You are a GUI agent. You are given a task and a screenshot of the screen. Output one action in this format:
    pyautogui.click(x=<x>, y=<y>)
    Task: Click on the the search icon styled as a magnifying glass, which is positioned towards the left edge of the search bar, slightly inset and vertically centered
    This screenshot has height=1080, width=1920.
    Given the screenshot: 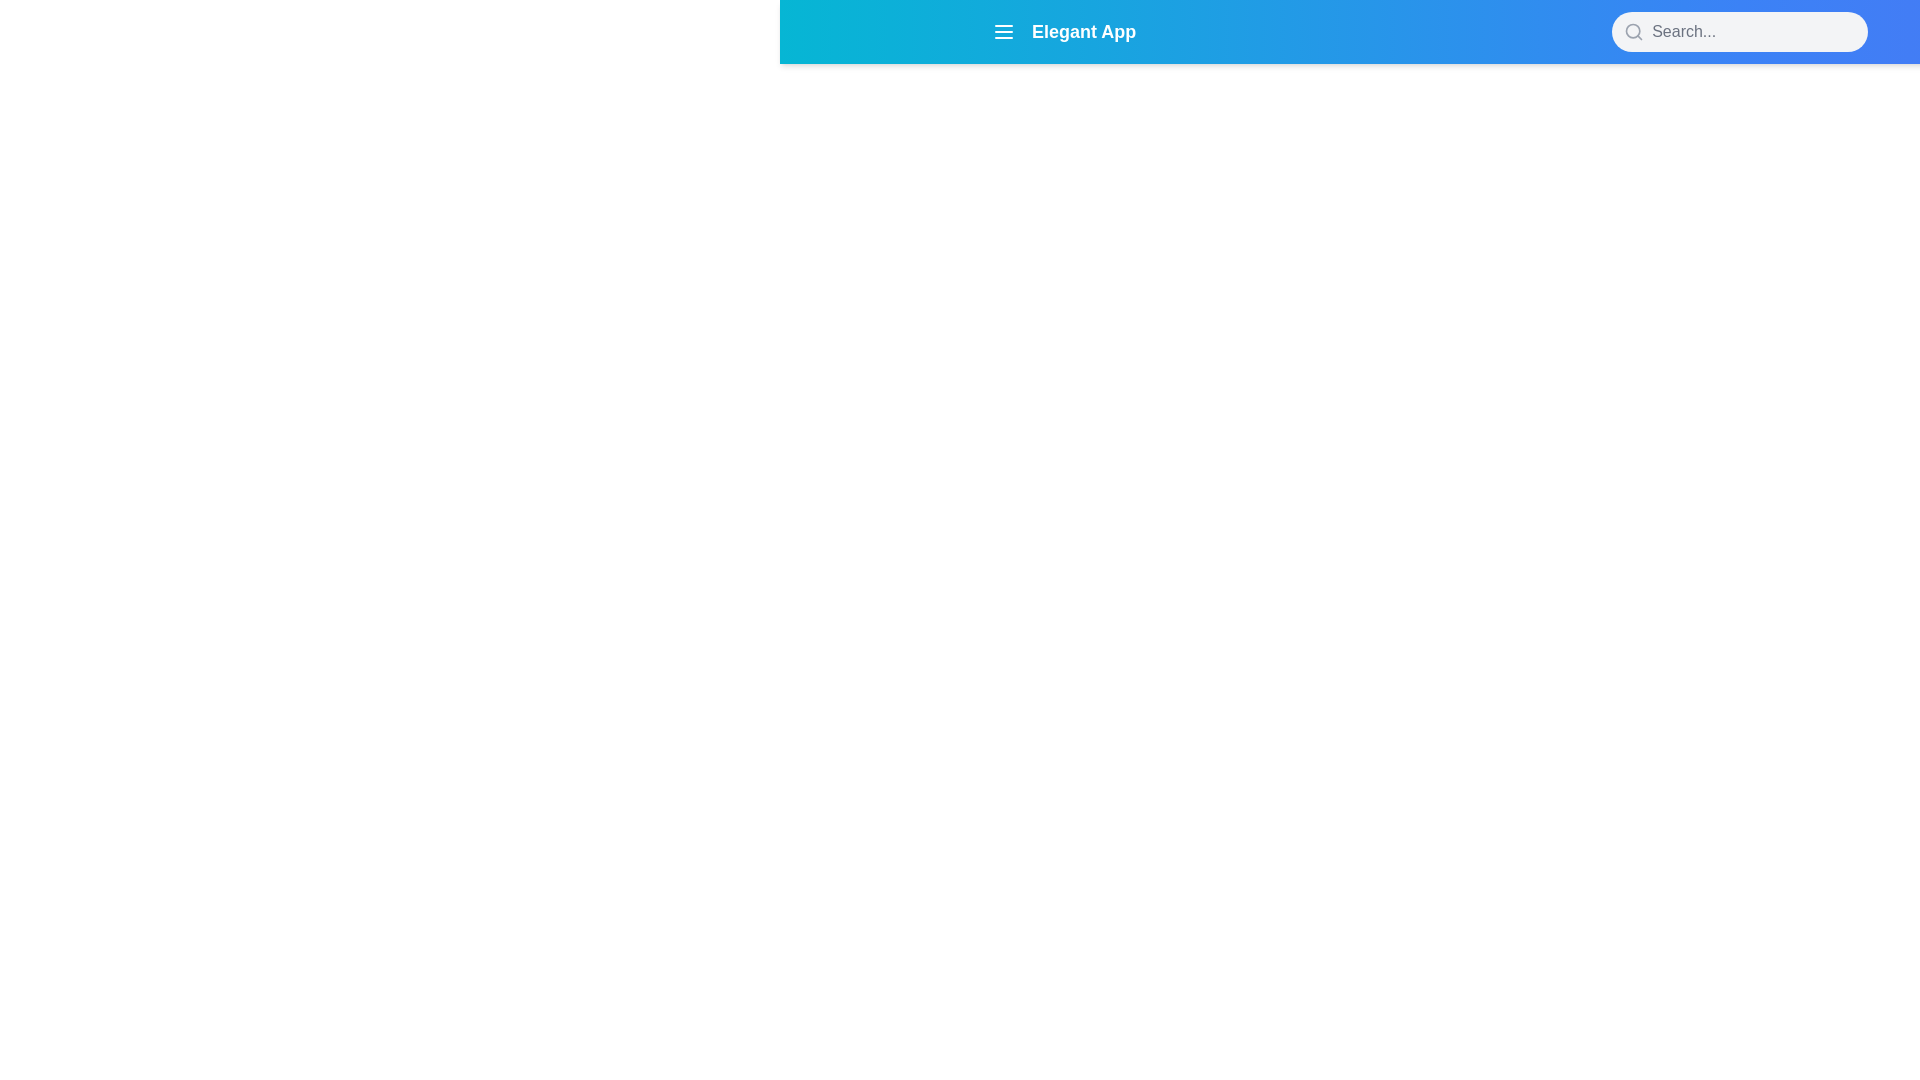 What is the action you would take?
    pyautogui.click(x=1634, y=31)
    